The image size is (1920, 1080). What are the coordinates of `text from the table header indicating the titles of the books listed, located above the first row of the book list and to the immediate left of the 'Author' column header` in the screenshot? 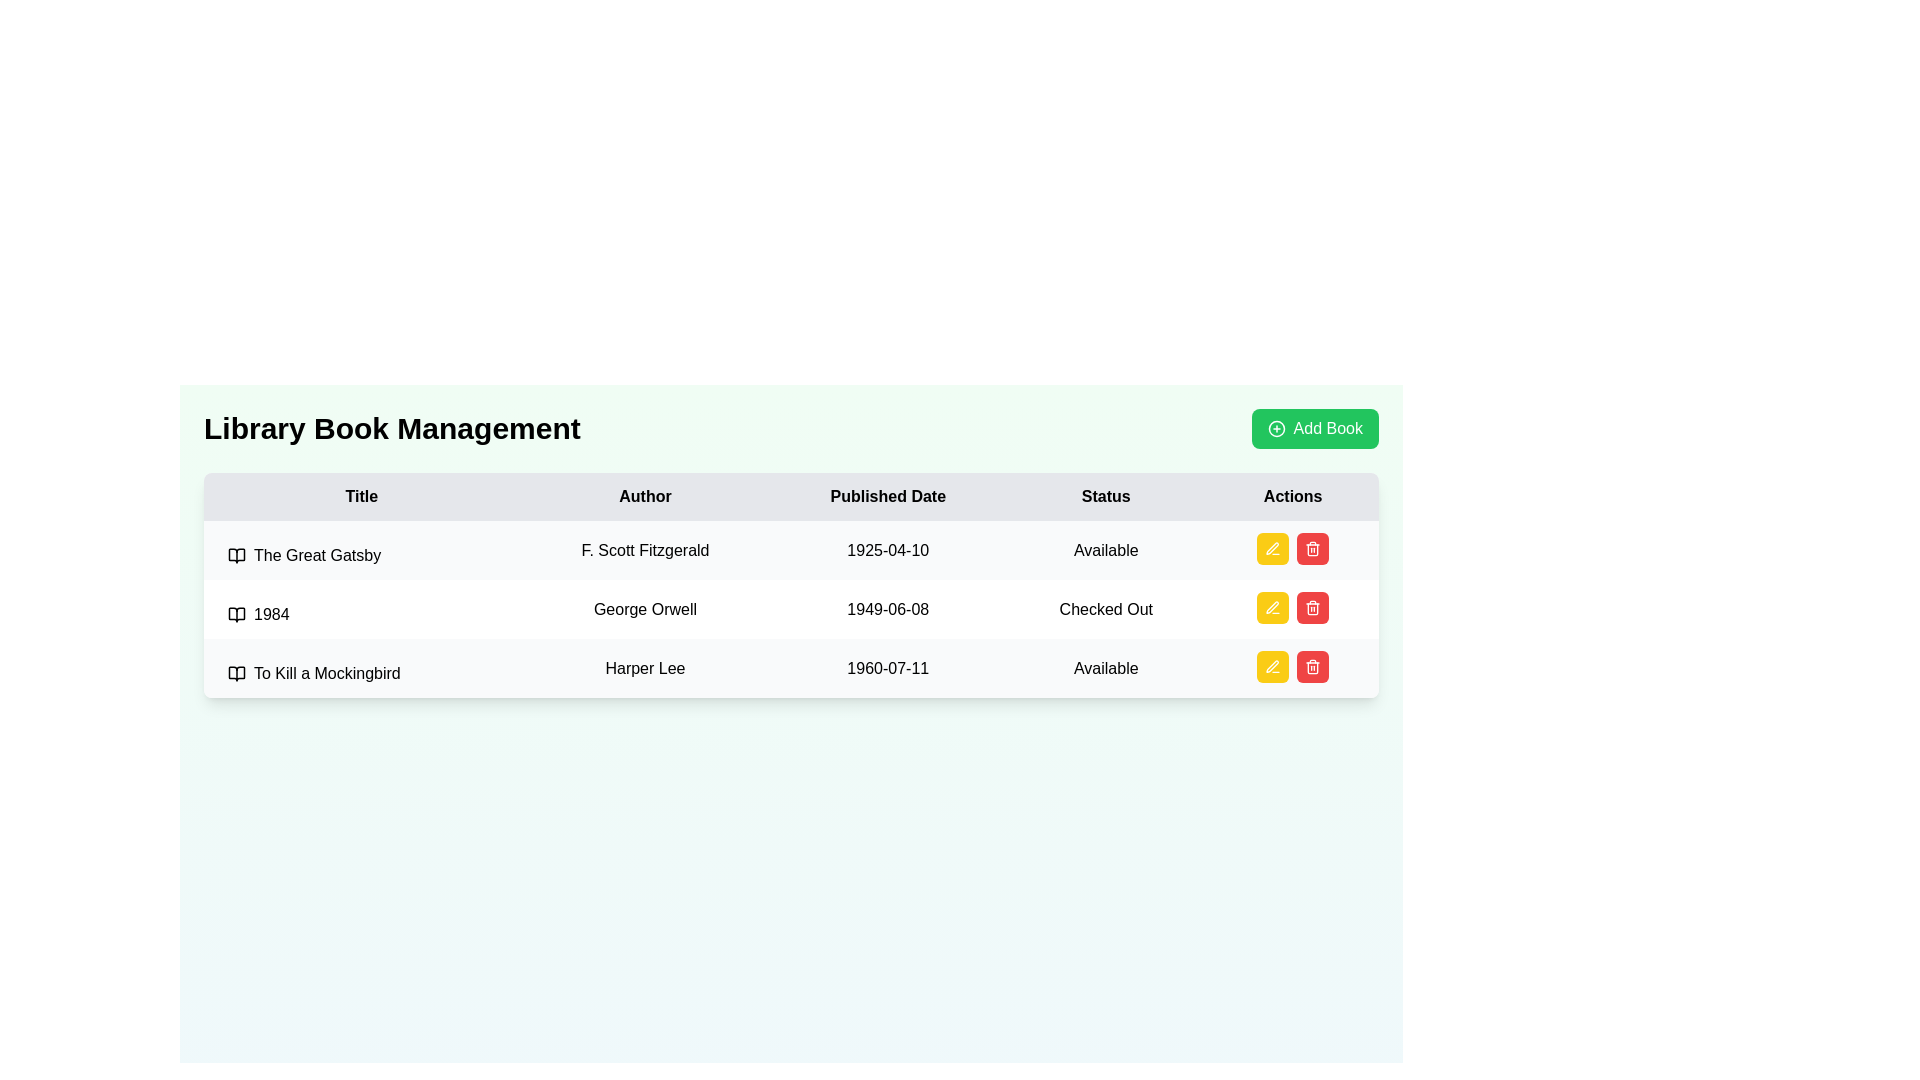 It's located at (361, 496).